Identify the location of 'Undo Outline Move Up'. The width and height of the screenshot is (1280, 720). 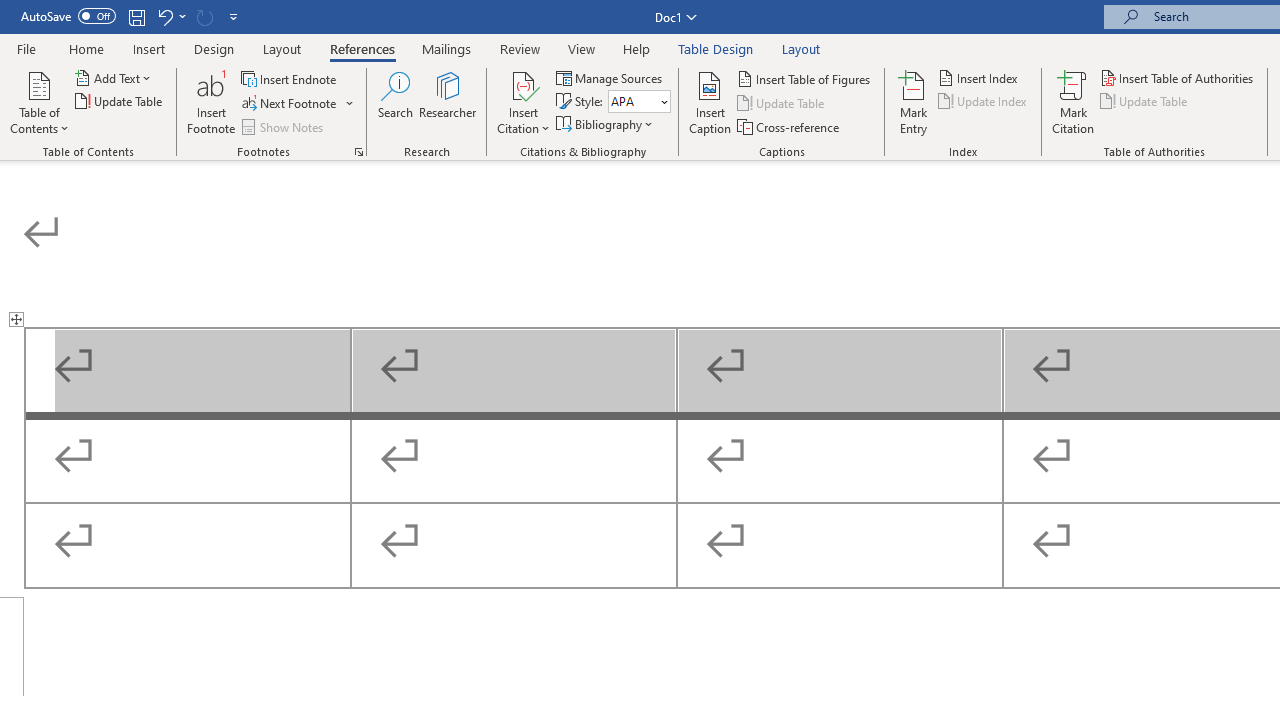
(170, 16).